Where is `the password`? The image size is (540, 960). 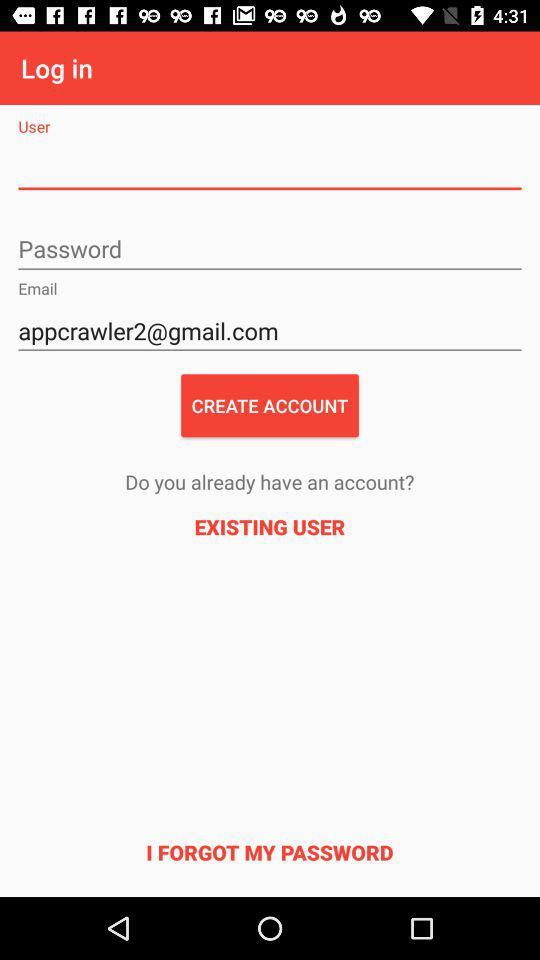
the password is located at coordinates (270, 249).